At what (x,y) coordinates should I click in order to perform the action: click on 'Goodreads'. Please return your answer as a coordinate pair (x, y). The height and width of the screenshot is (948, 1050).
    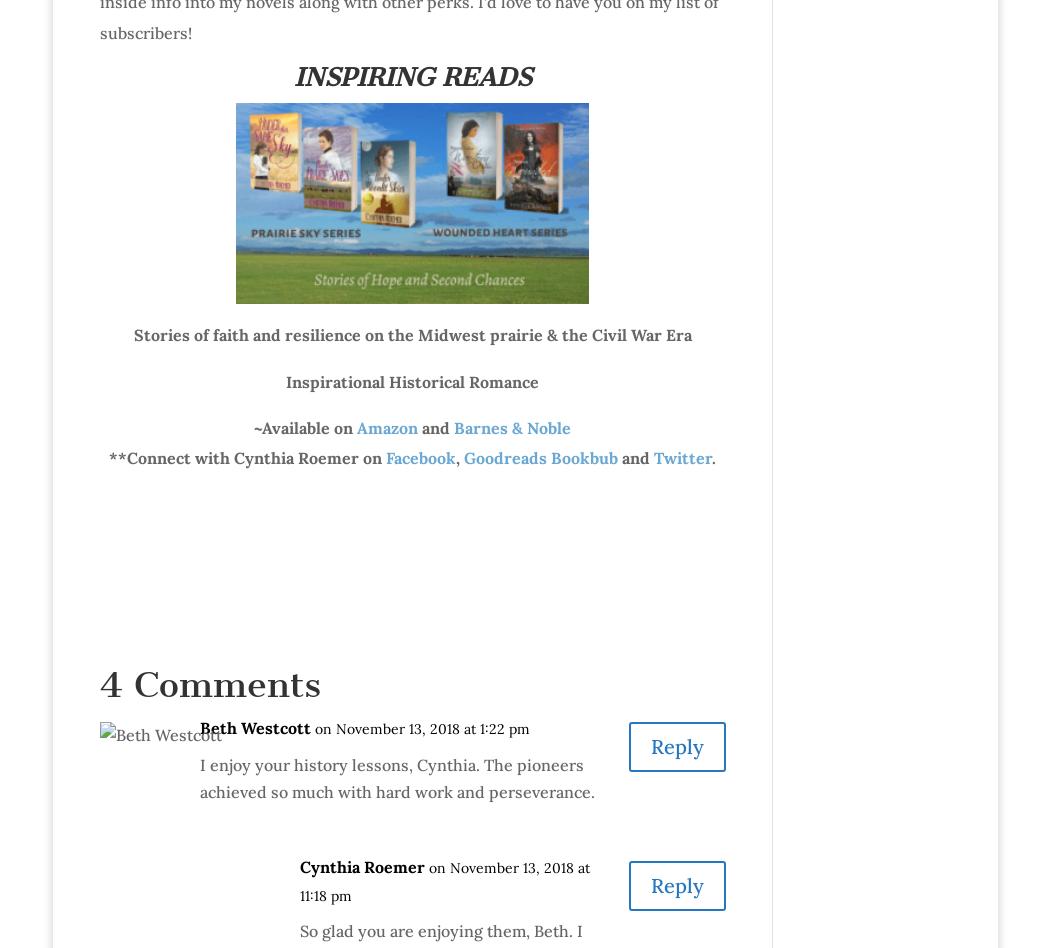
    Looking at the image, I should click on (506, 456).